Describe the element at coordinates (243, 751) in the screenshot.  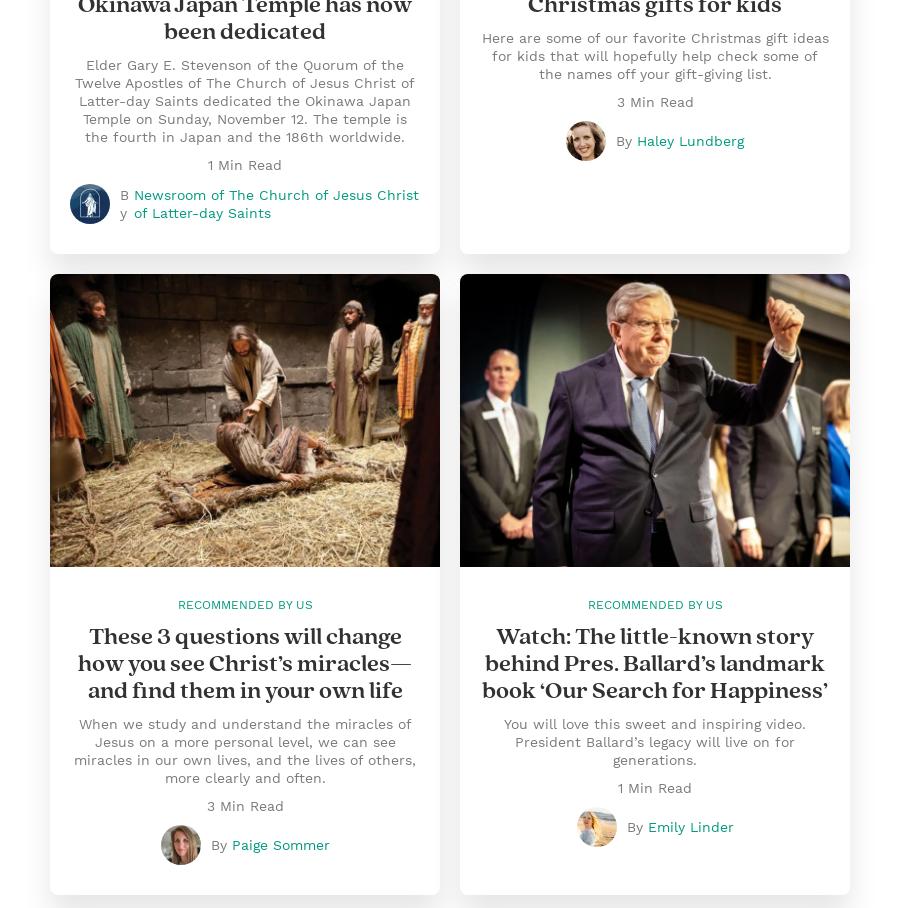
I see `'When we study and understand the miracles of Jesus on a more personal level, we can see miracles in our own lives, and the lives of others, more clearly and often.'` at that location.